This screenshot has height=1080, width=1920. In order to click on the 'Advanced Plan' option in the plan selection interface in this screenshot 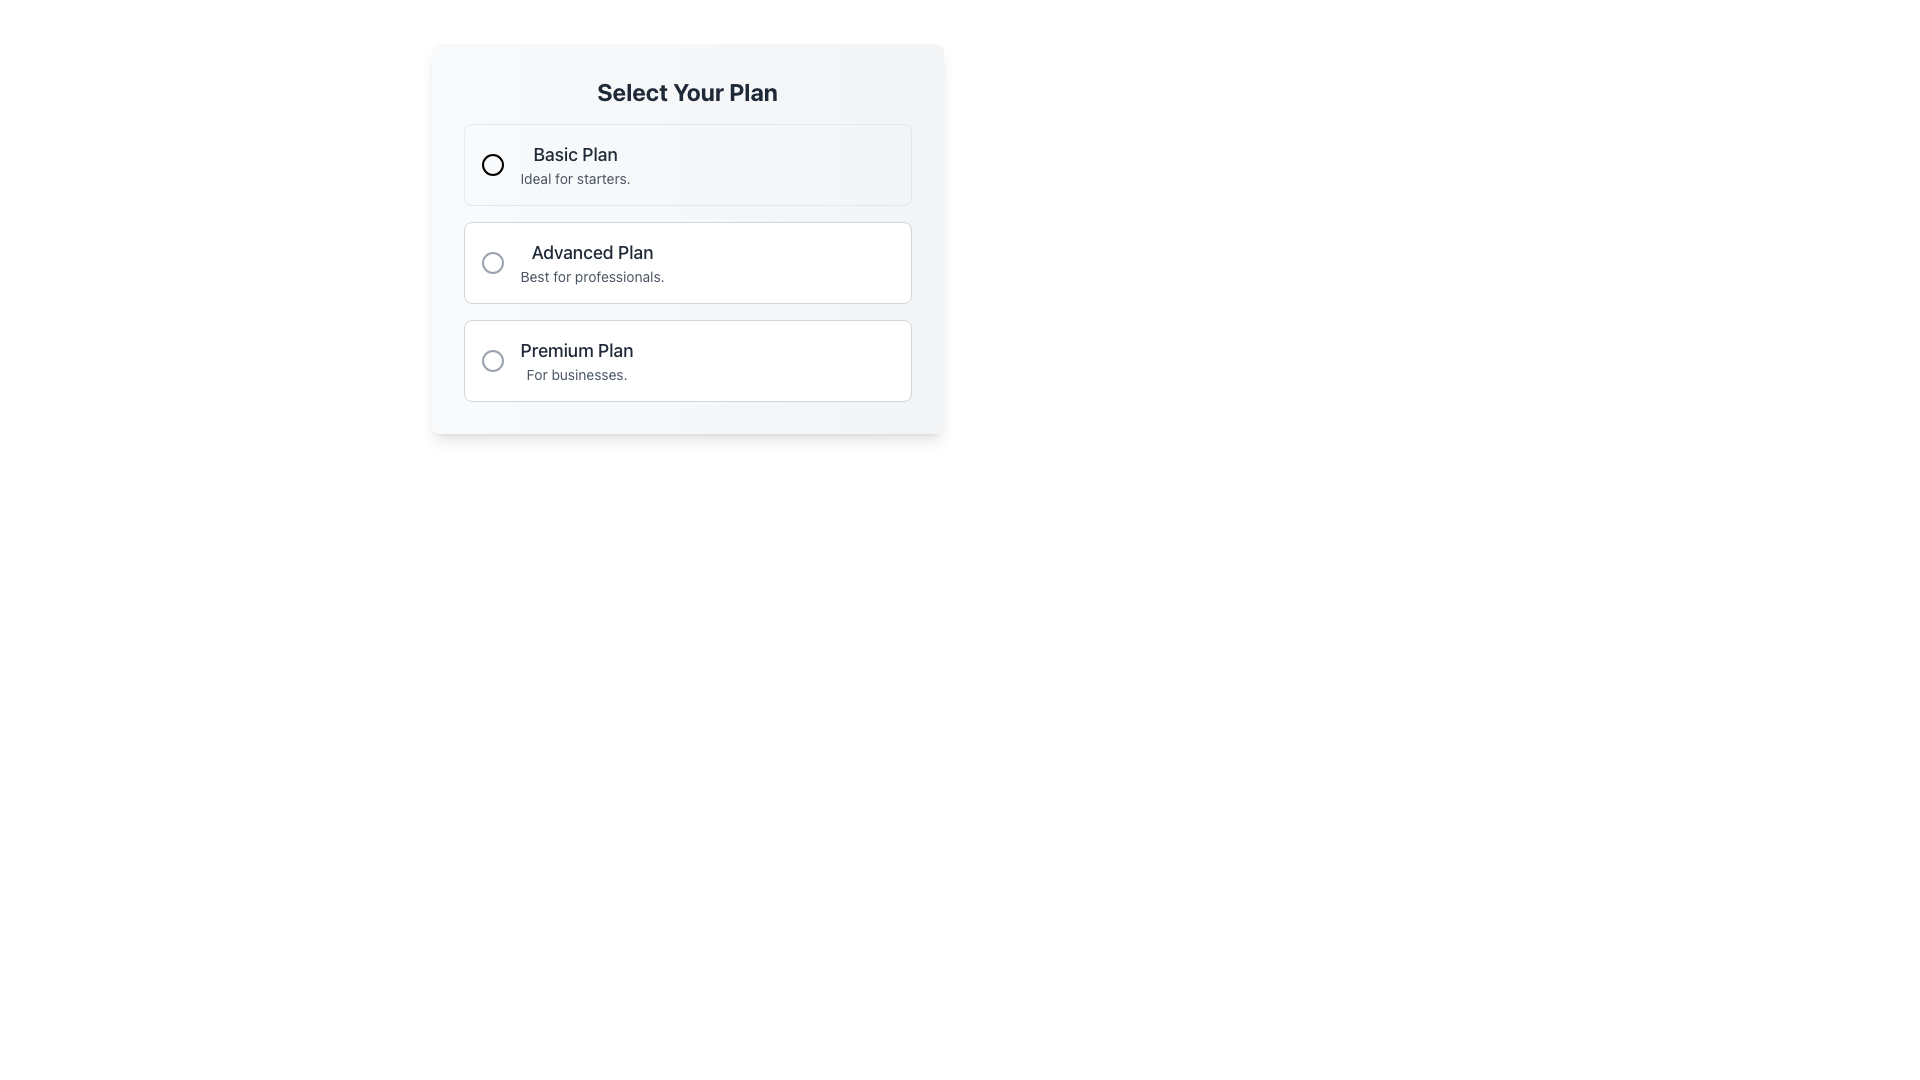, I will do `click(687, 238)`.